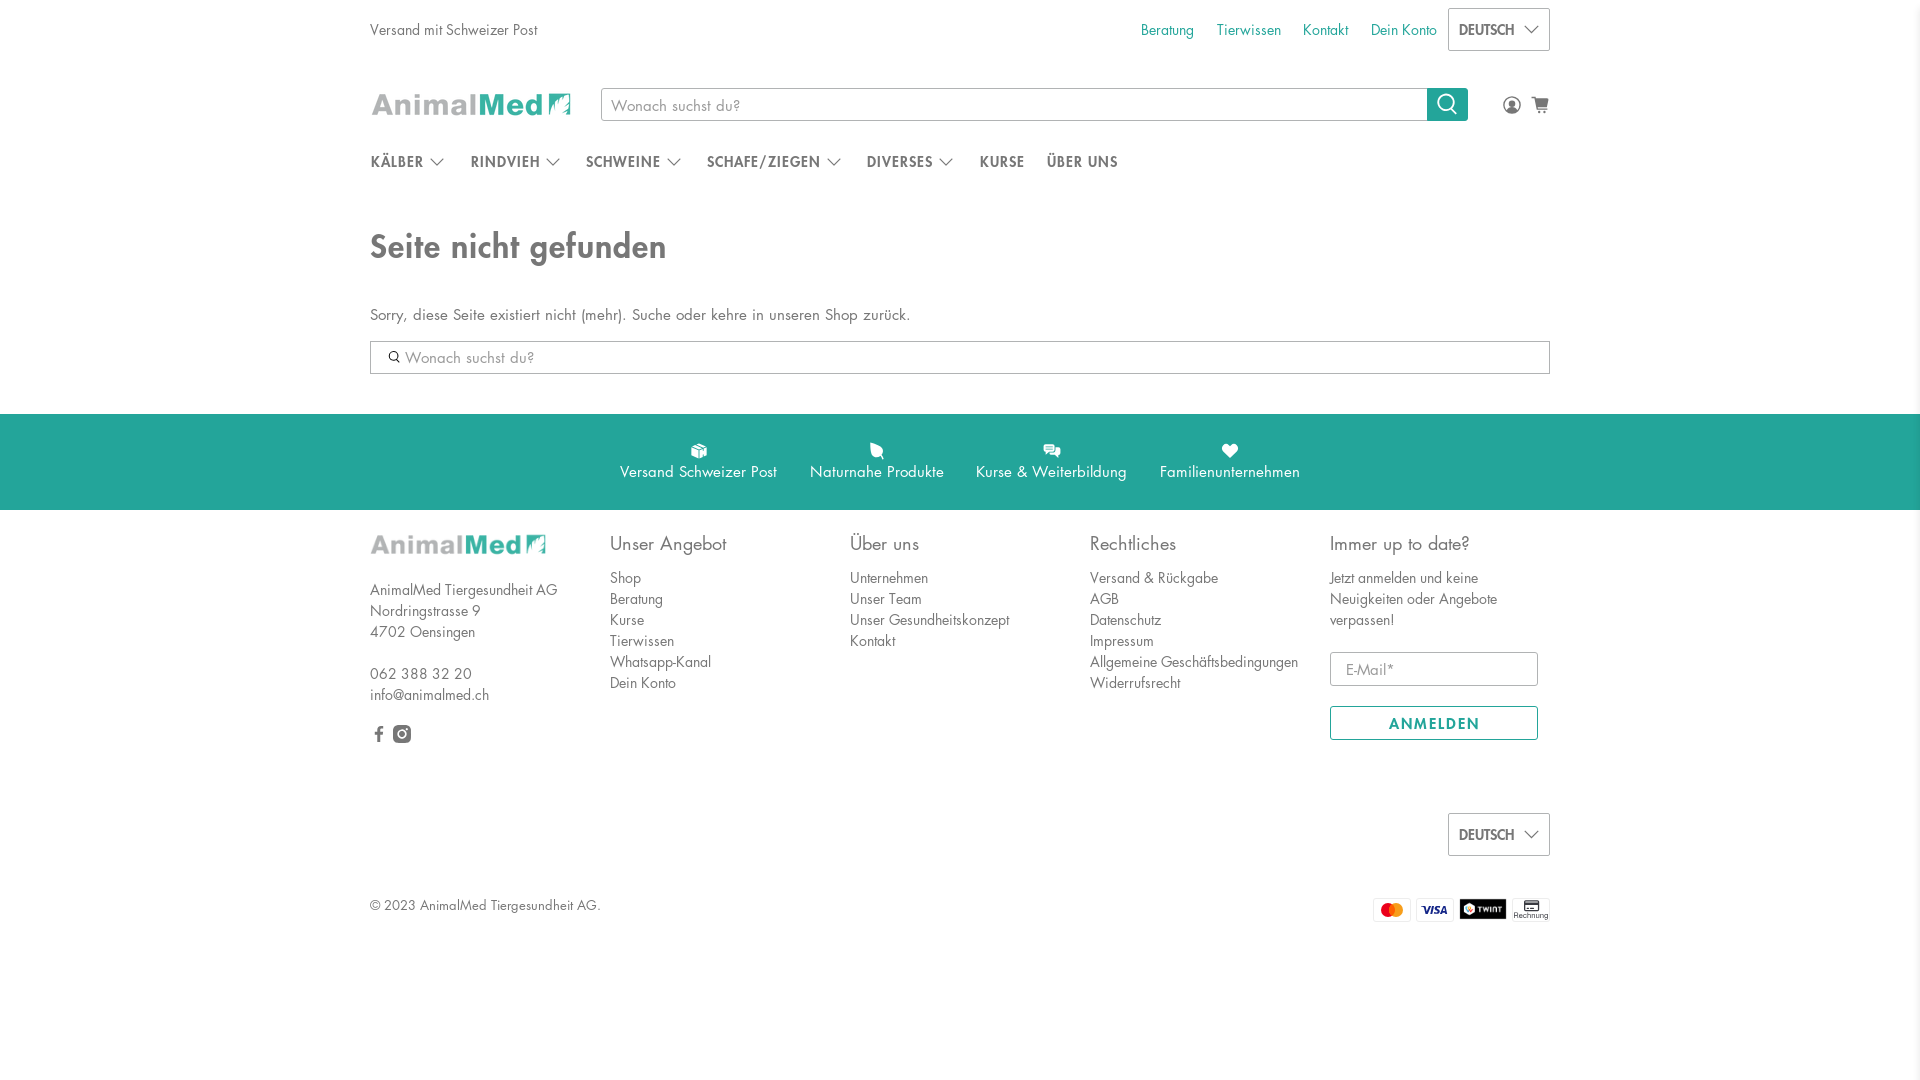 This screenshot has height=1080, width=1920. What do you see at coordinates (456, 554) in the screenshot?
I see `'AnimalMed Tiergesundheit AG'` at bounding box center [456, 554].